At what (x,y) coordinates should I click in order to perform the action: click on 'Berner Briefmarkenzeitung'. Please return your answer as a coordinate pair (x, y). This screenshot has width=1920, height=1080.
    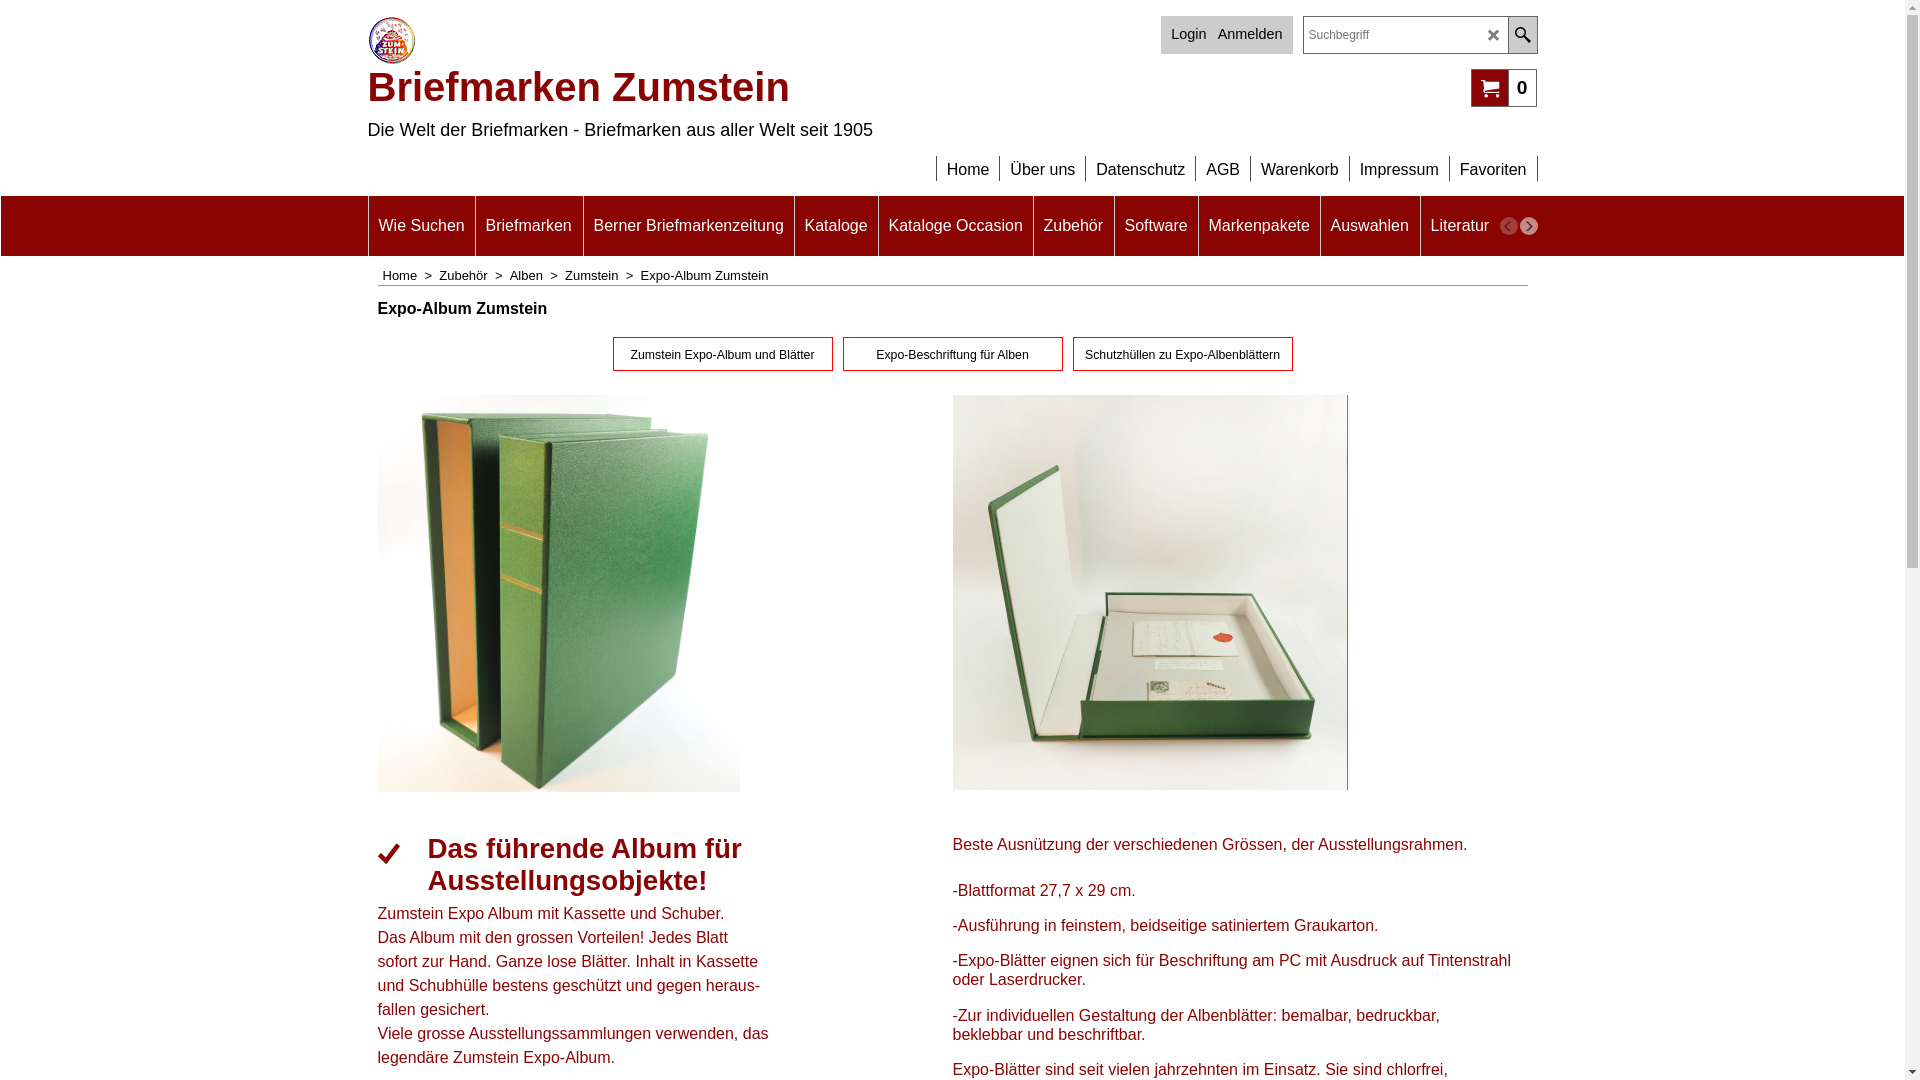
    Looking at the image, I should click on (689, 225).